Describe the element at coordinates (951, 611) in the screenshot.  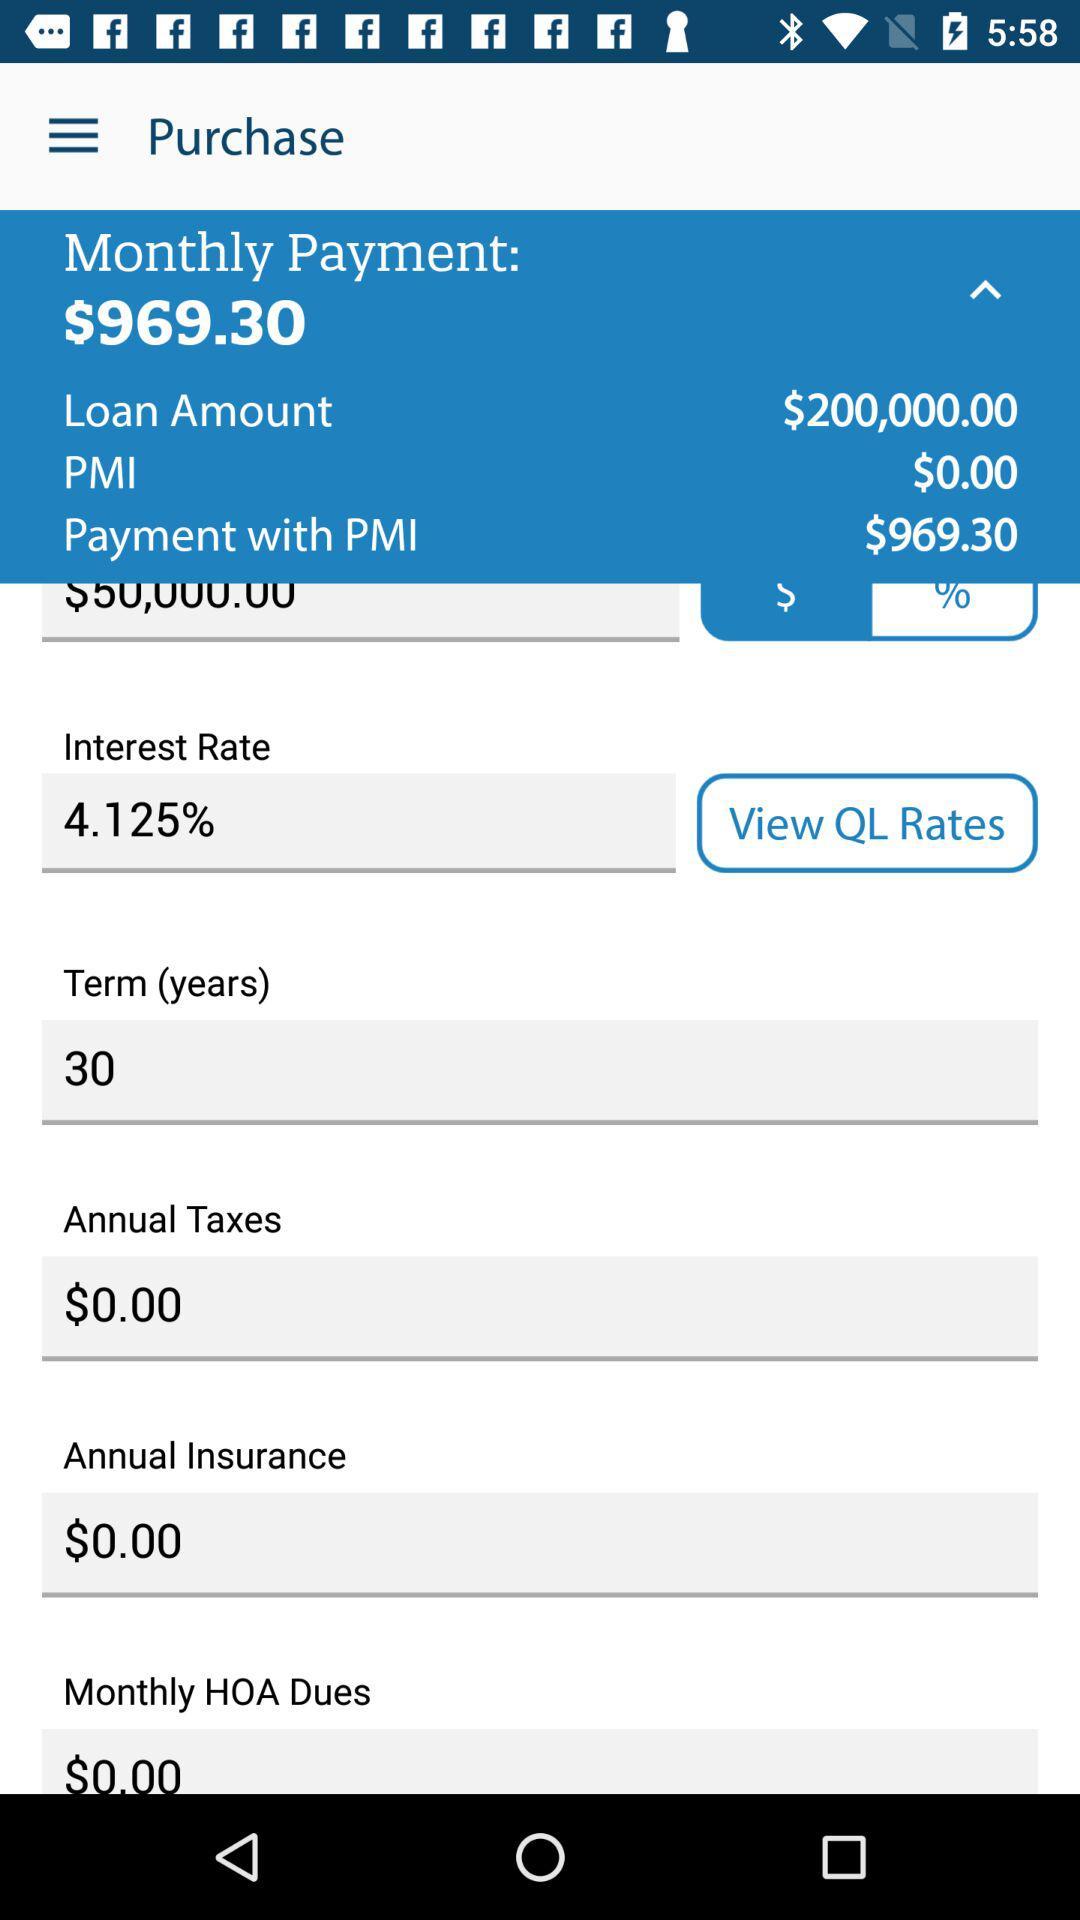
I see `the item next to $50,000.00 icon` at that location.